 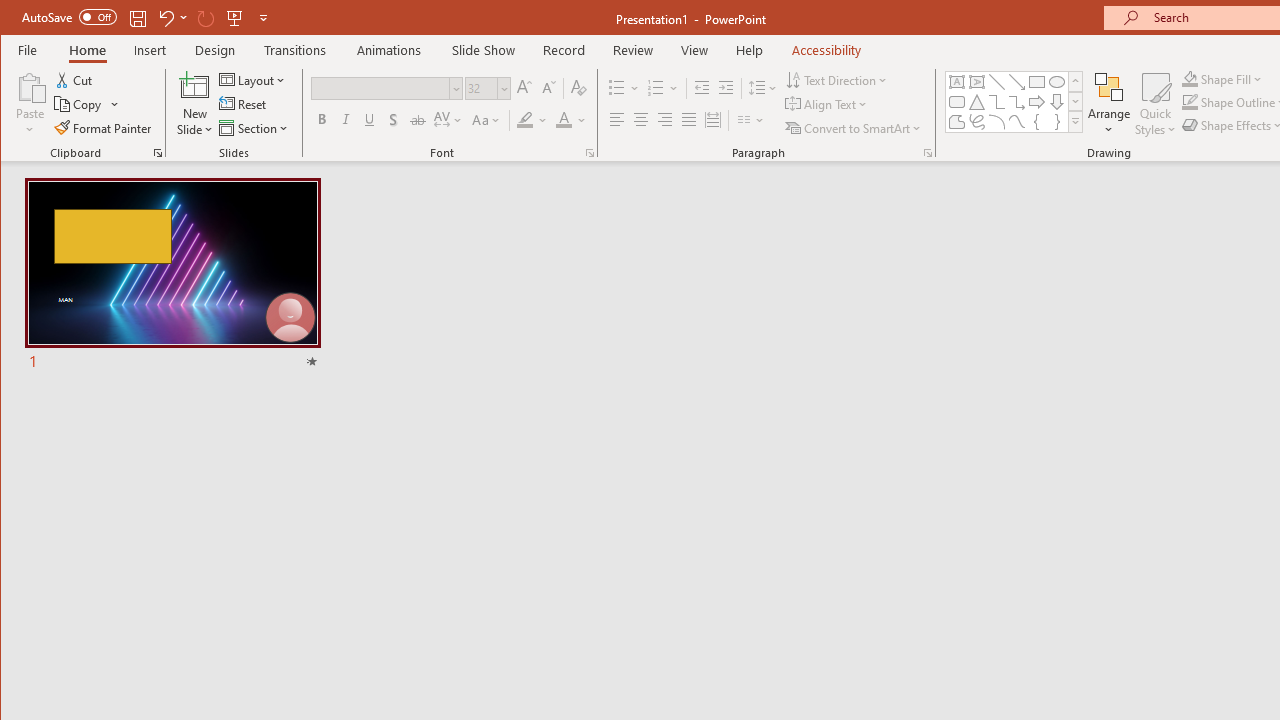 What do you see at coordinates (1036, 122) in the screenshot?
I see `'Left Brace'` at bounding box center [1036, 122].